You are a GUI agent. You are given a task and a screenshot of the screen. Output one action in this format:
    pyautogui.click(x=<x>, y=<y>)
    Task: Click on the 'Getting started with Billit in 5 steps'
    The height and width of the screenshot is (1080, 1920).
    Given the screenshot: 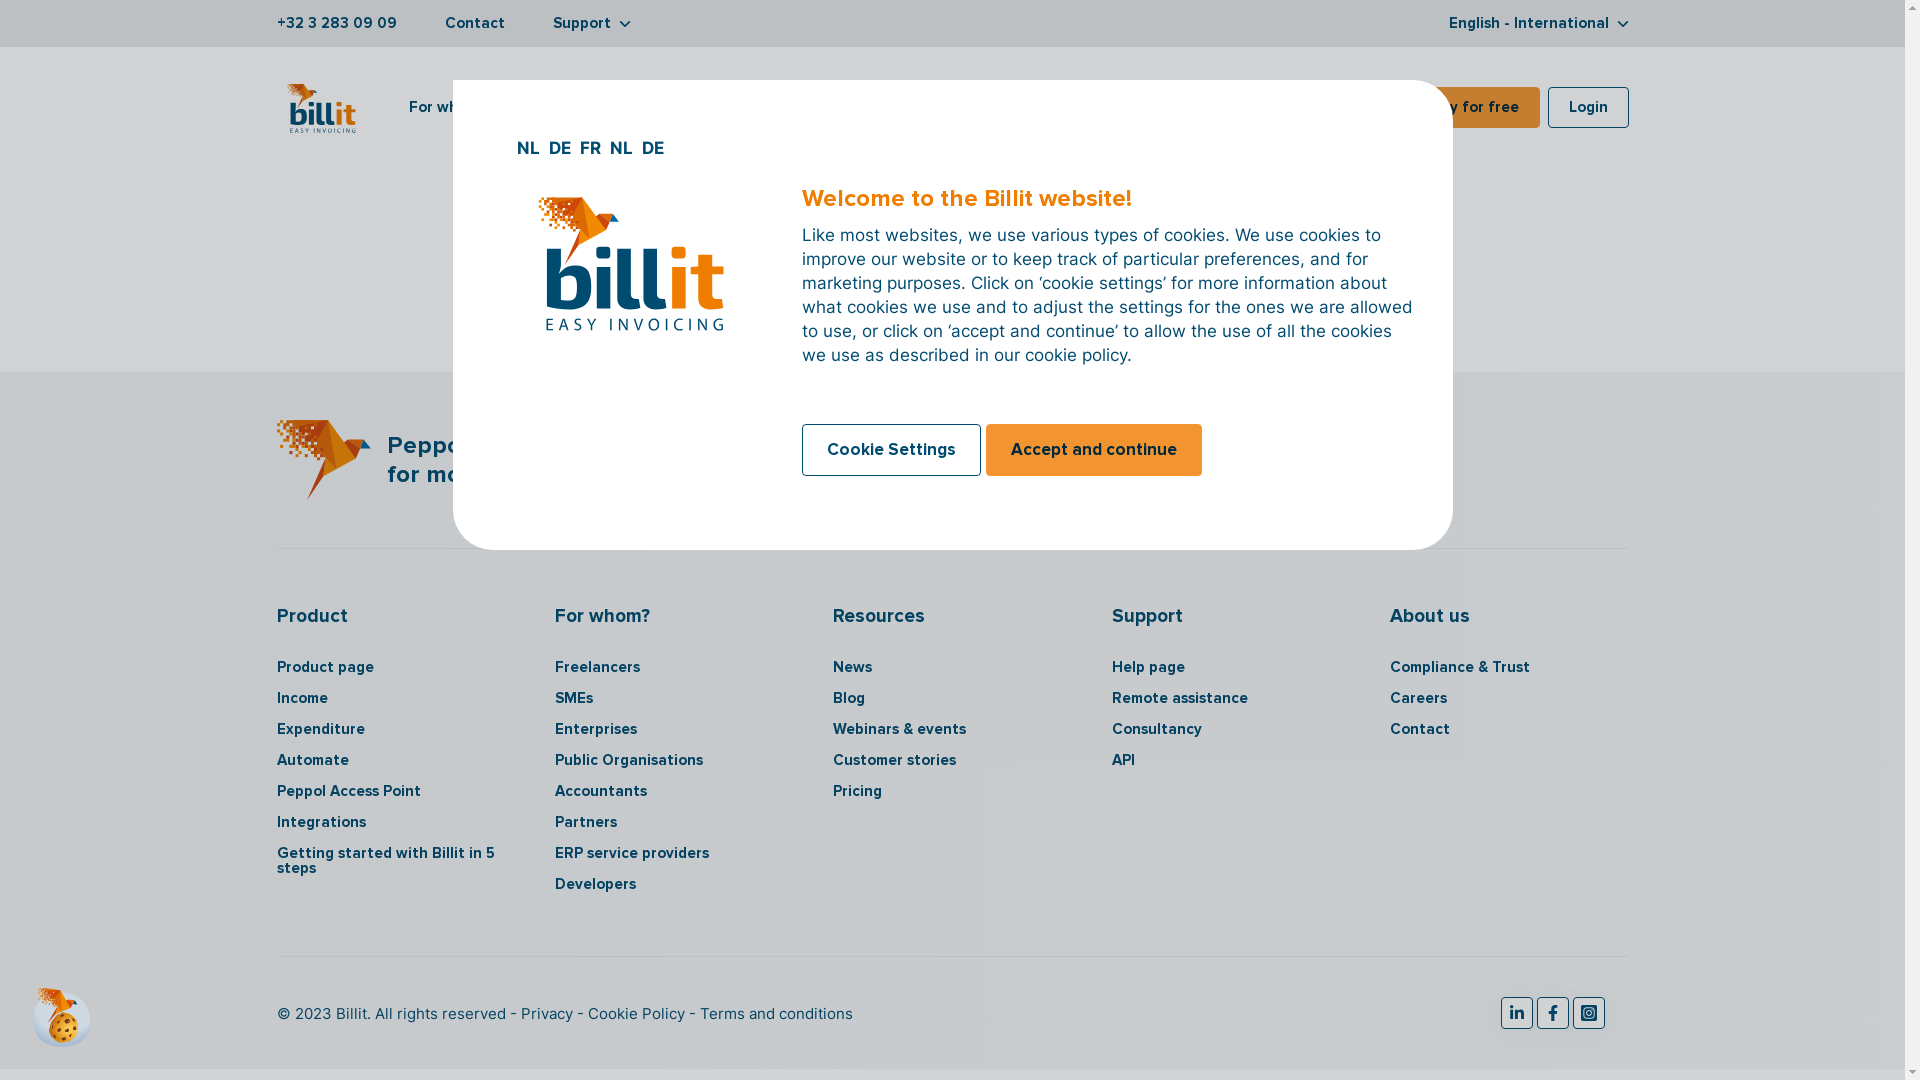 What is the action you would take?
    pyautogui.click(x=394, y=859)
    